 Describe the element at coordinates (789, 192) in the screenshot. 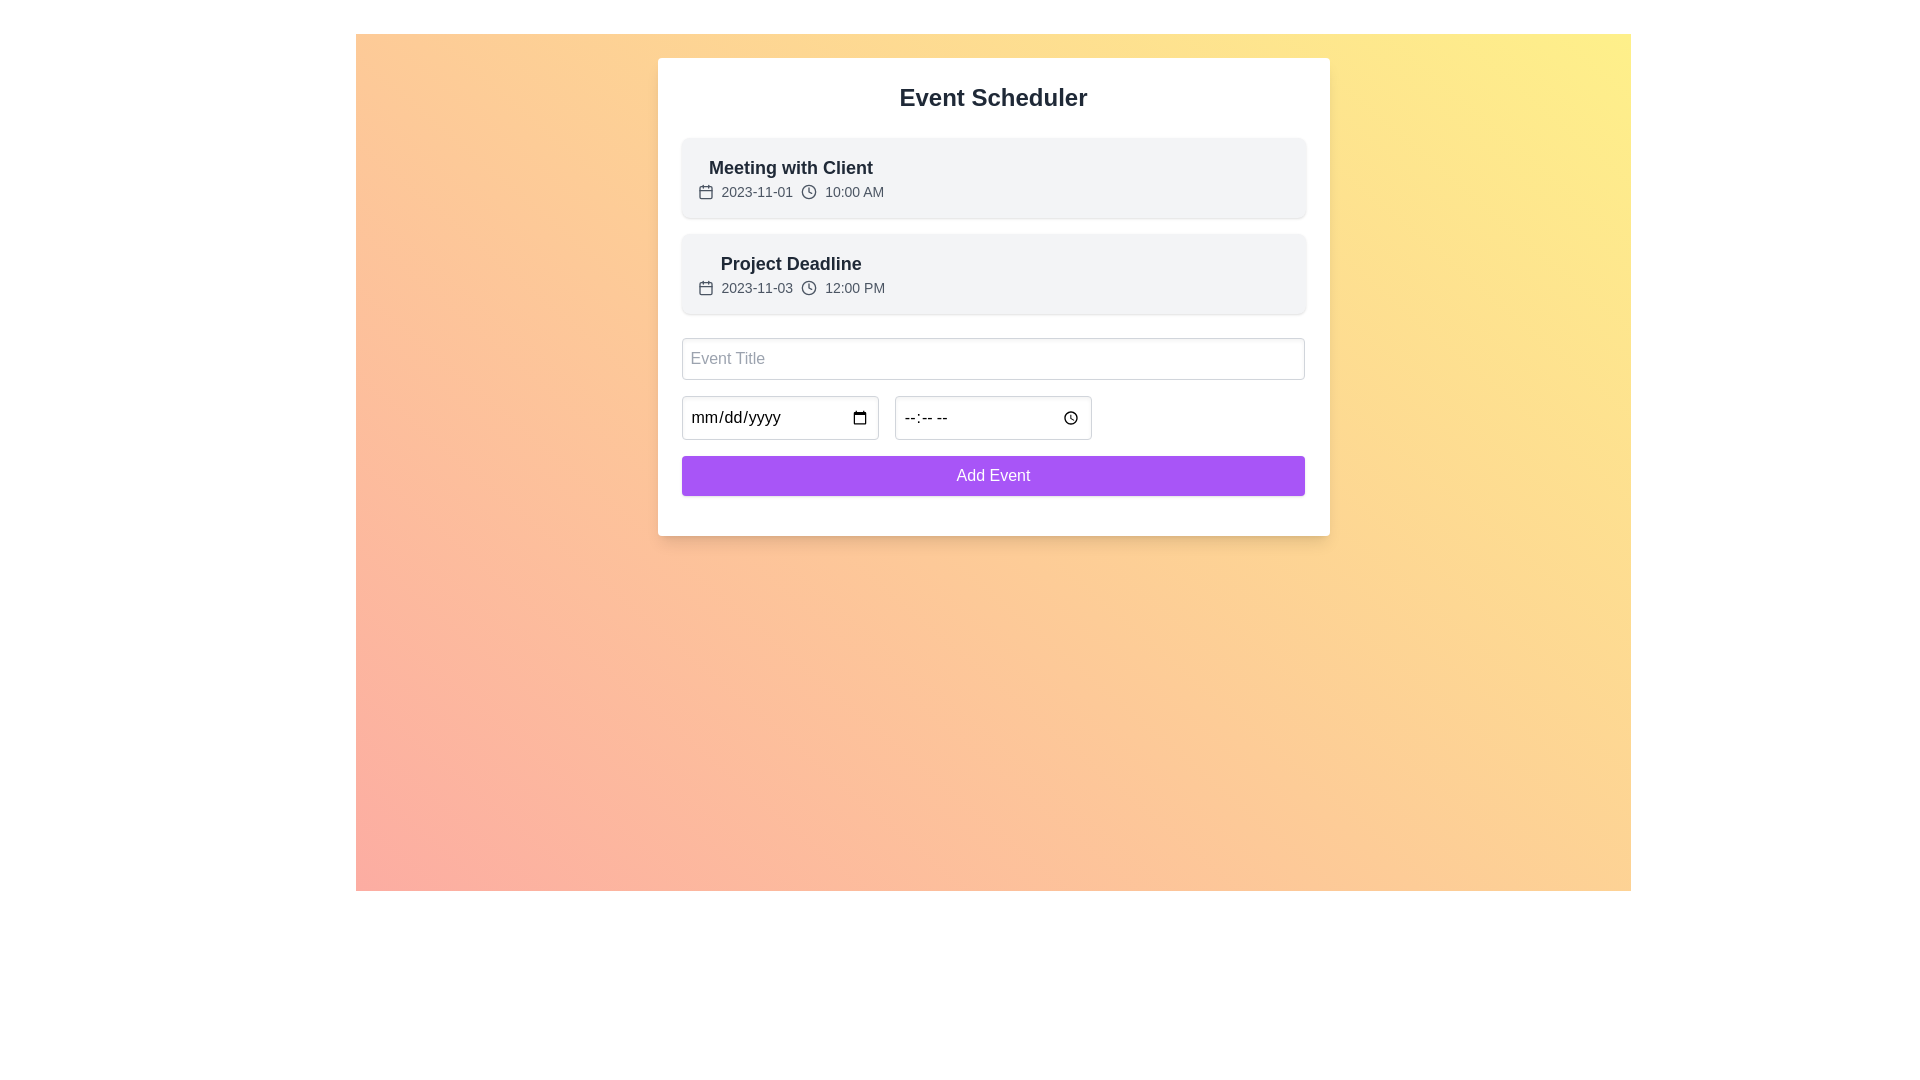

I see `the 'scheduled date and time' text with icons element located under the 'Meeting with Client' section, which provides additional context for the event` at that location.